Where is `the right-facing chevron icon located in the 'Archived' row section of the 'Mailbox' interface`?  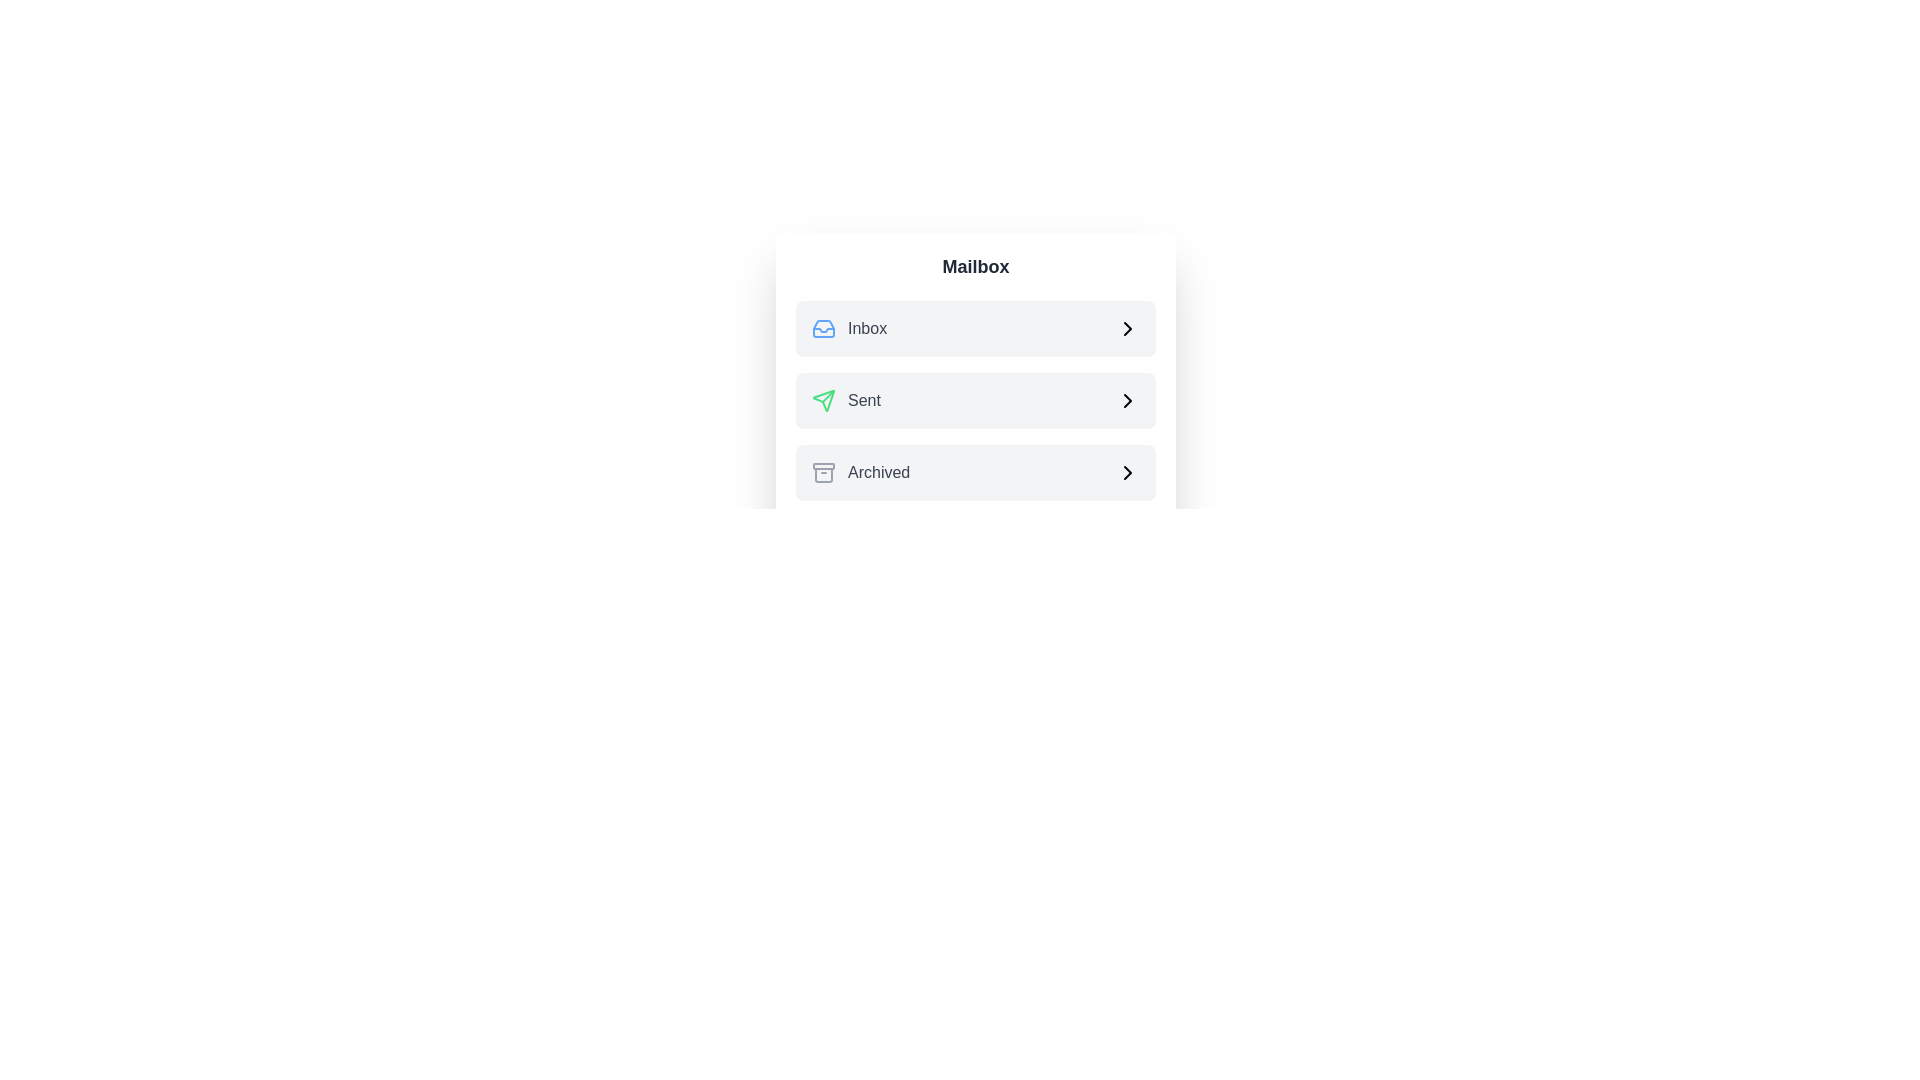 the right-facing chevron icon located in the 'Archived' row section of the 'Mailbox' interface is located at coordinates (1128, 473).